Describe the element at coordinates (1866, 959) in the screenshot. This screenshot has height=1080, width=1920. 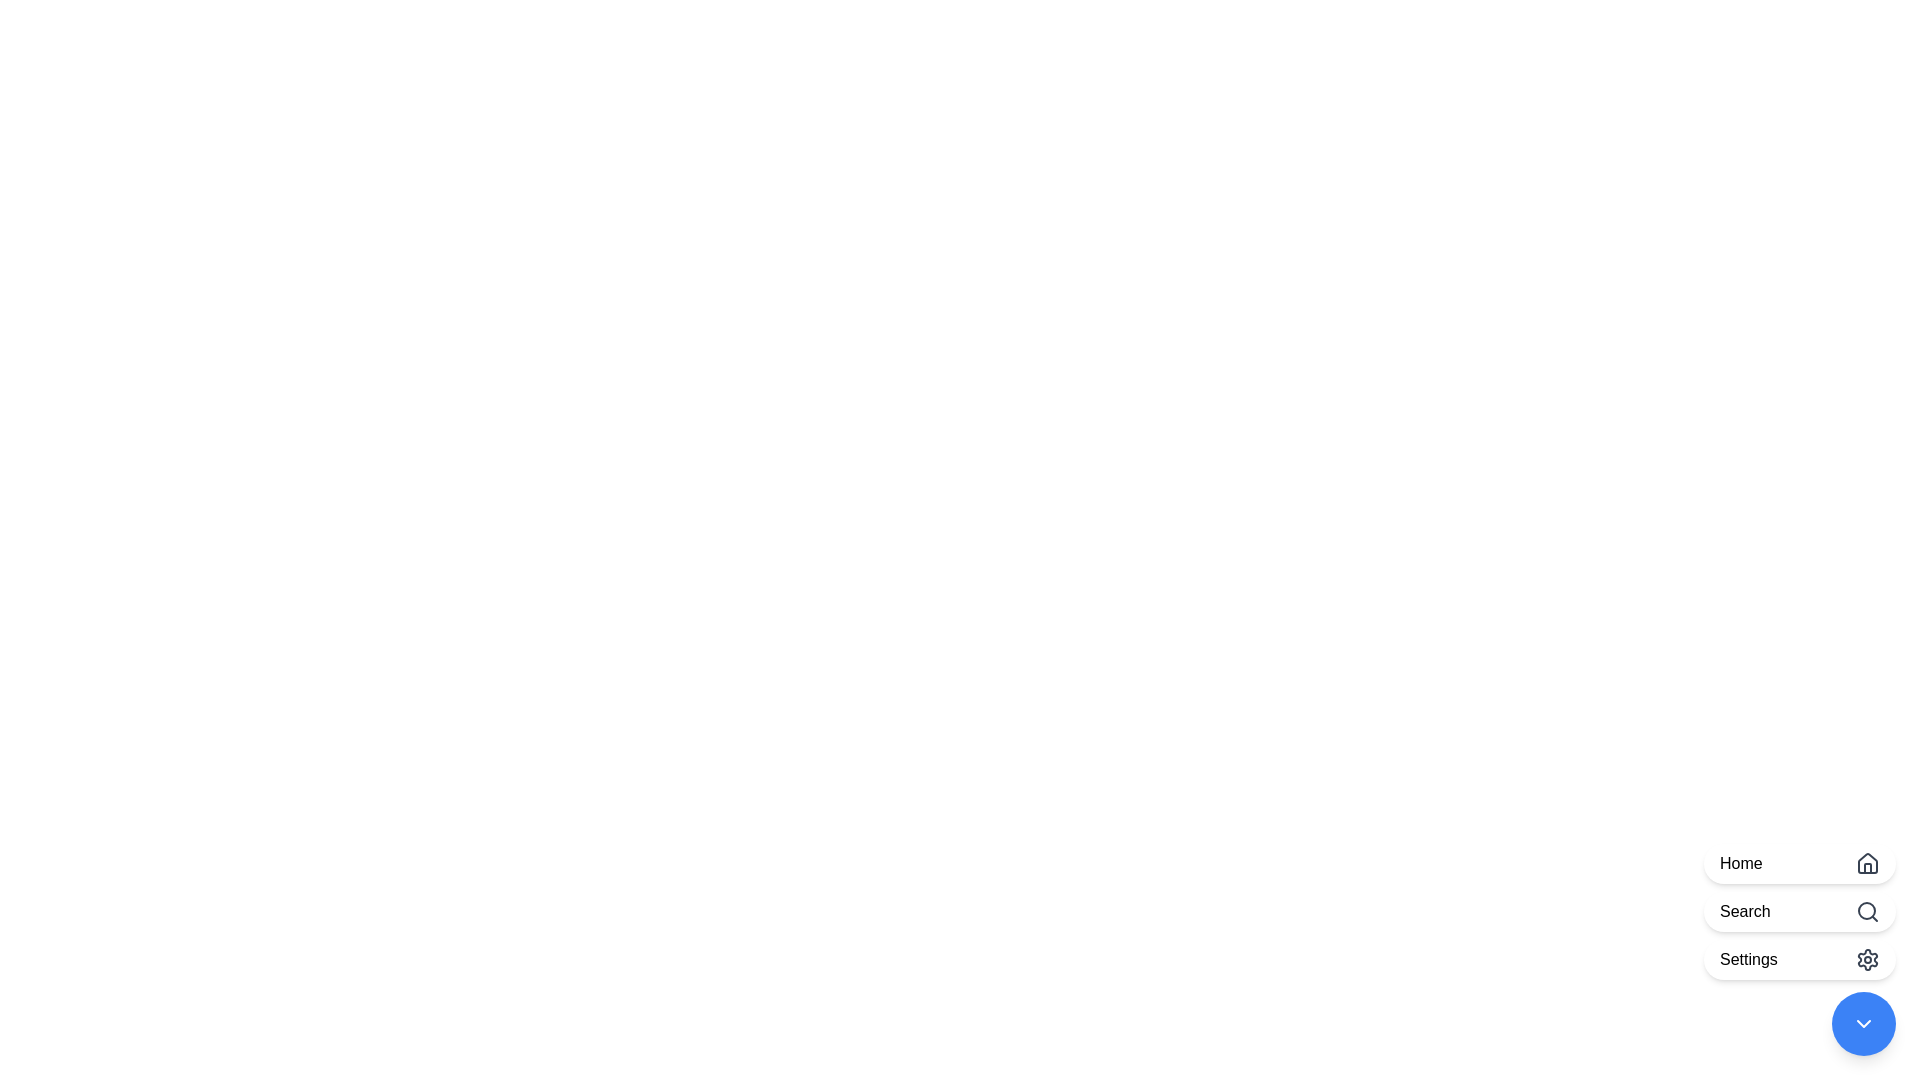
I see `the gear-shaped icon representing 'Settings' in the bottom-right corner of the vertical menu` at that location.